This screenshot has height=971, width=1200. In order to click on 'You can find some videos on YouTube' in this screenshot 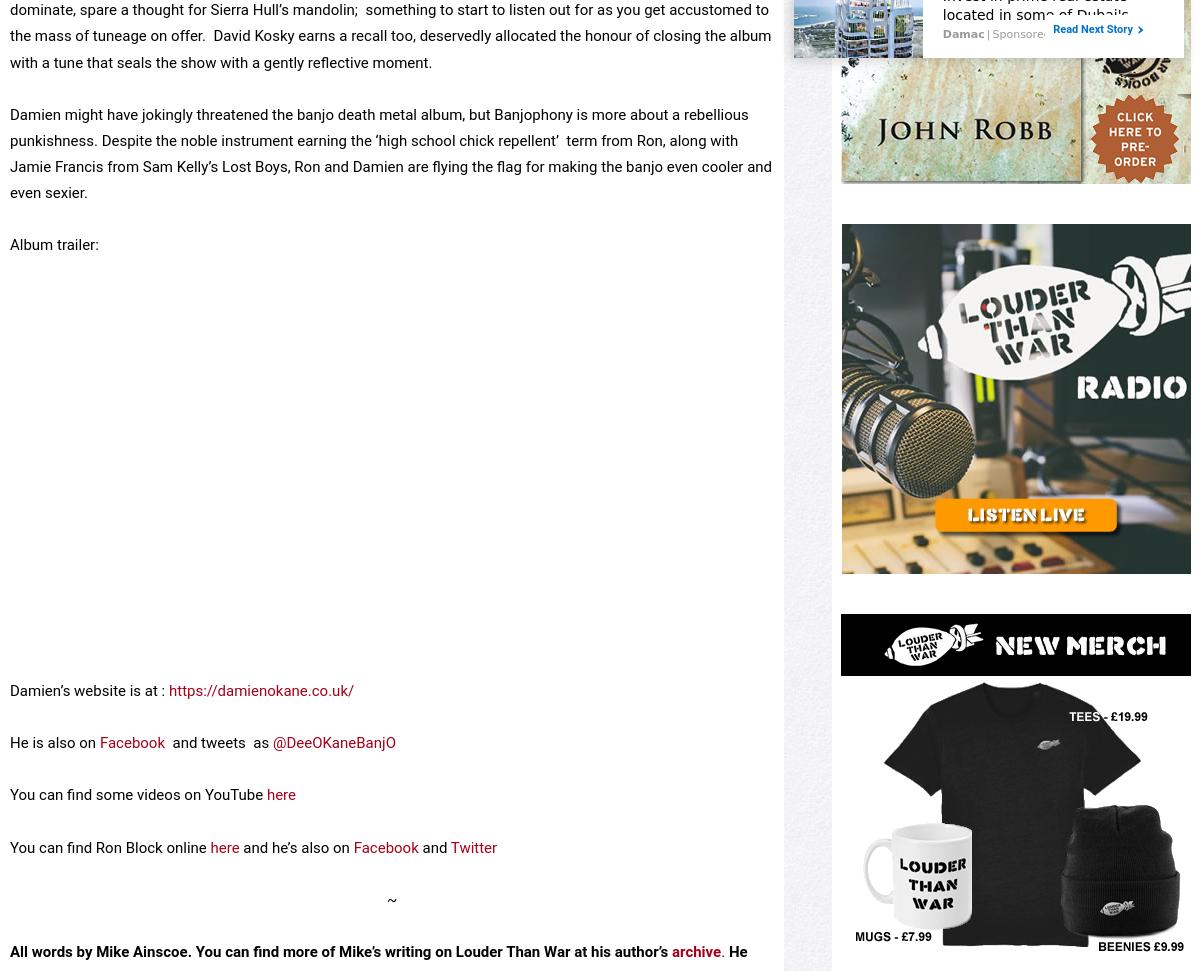, I will do `click(9, 864)`.